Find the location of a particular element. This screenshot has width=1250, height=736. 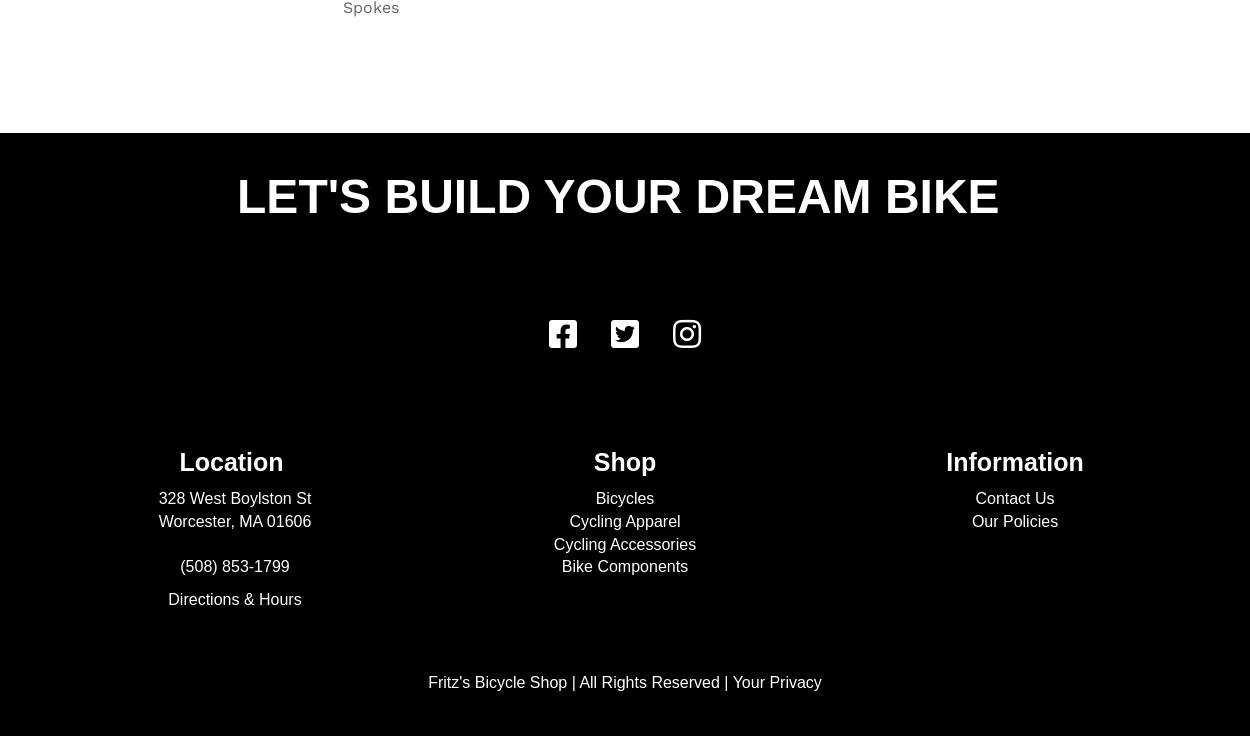

'| All Rights Reserved |' is located at coordinates (649, 681).